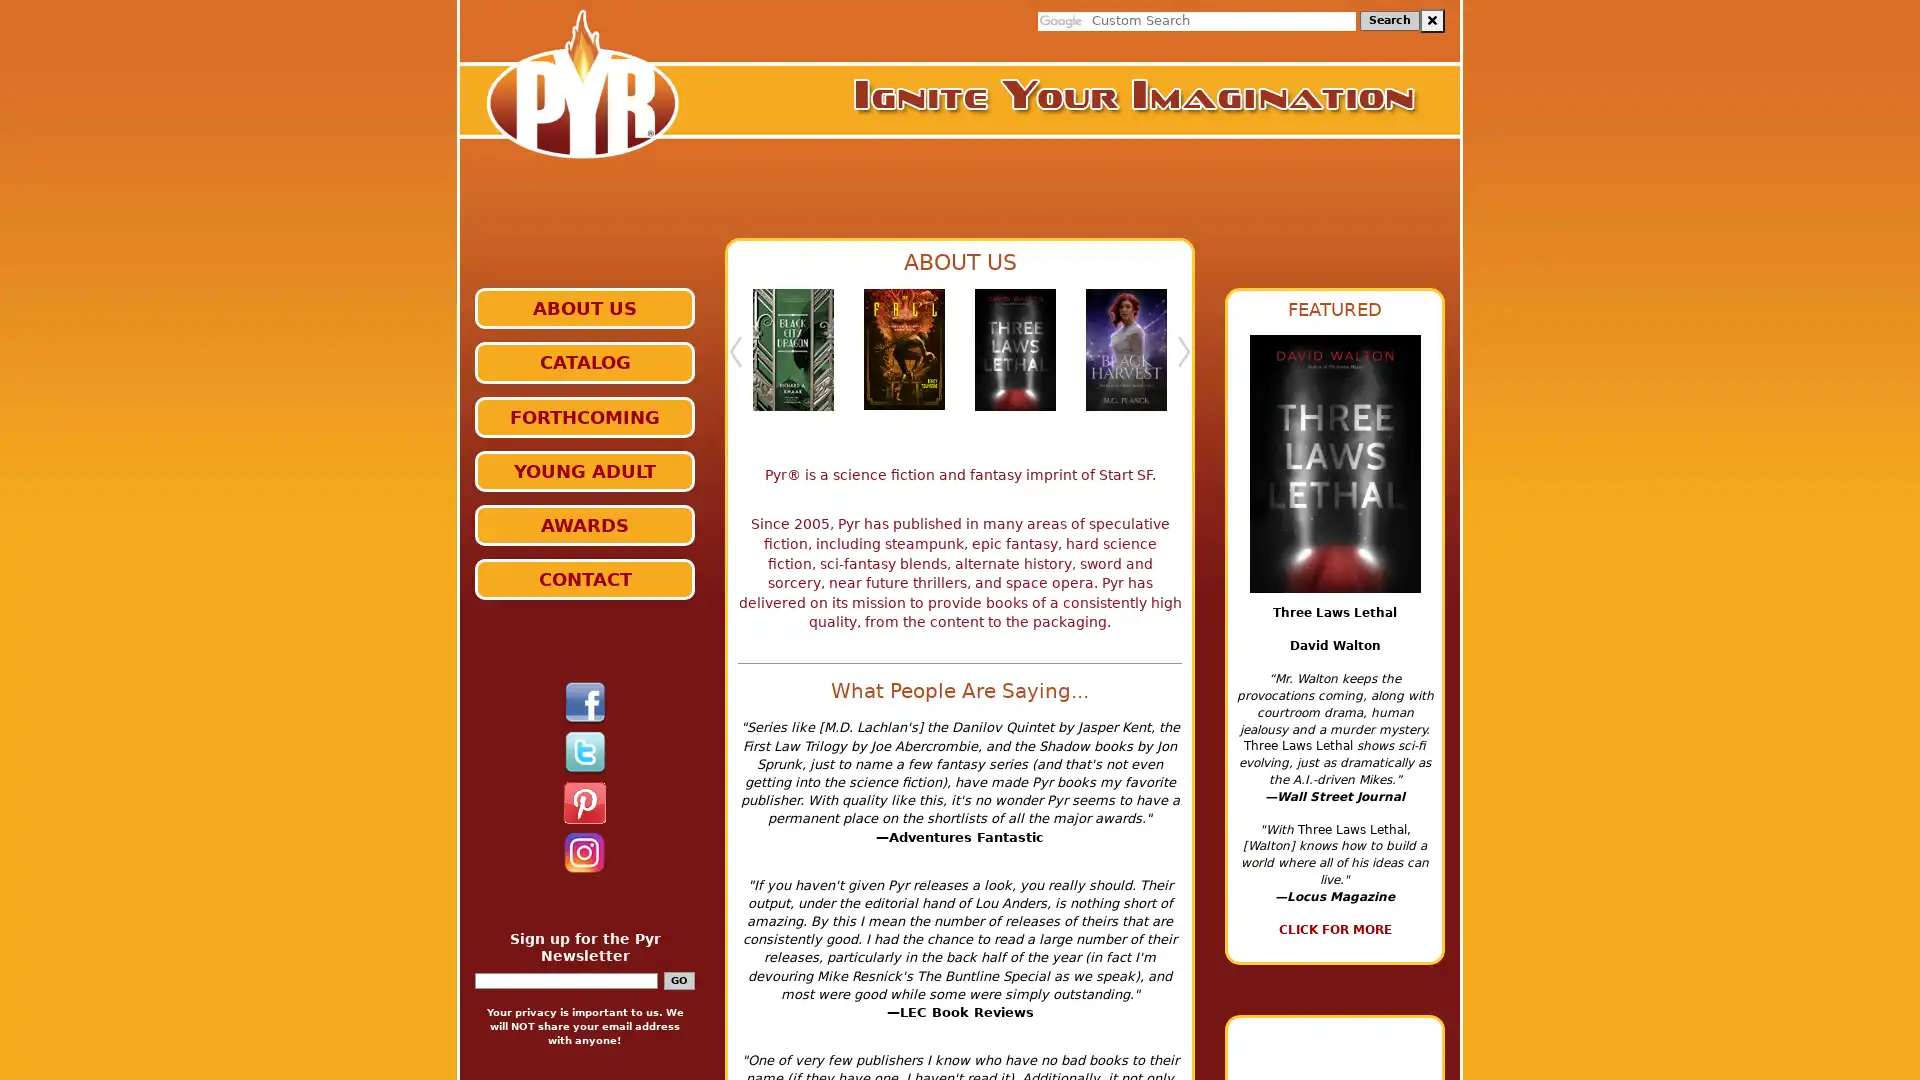 This screenshot has height=1080, width=1920. Describe the element at coordinates (678, 978) in the screenshot. I see `GO` at that location.